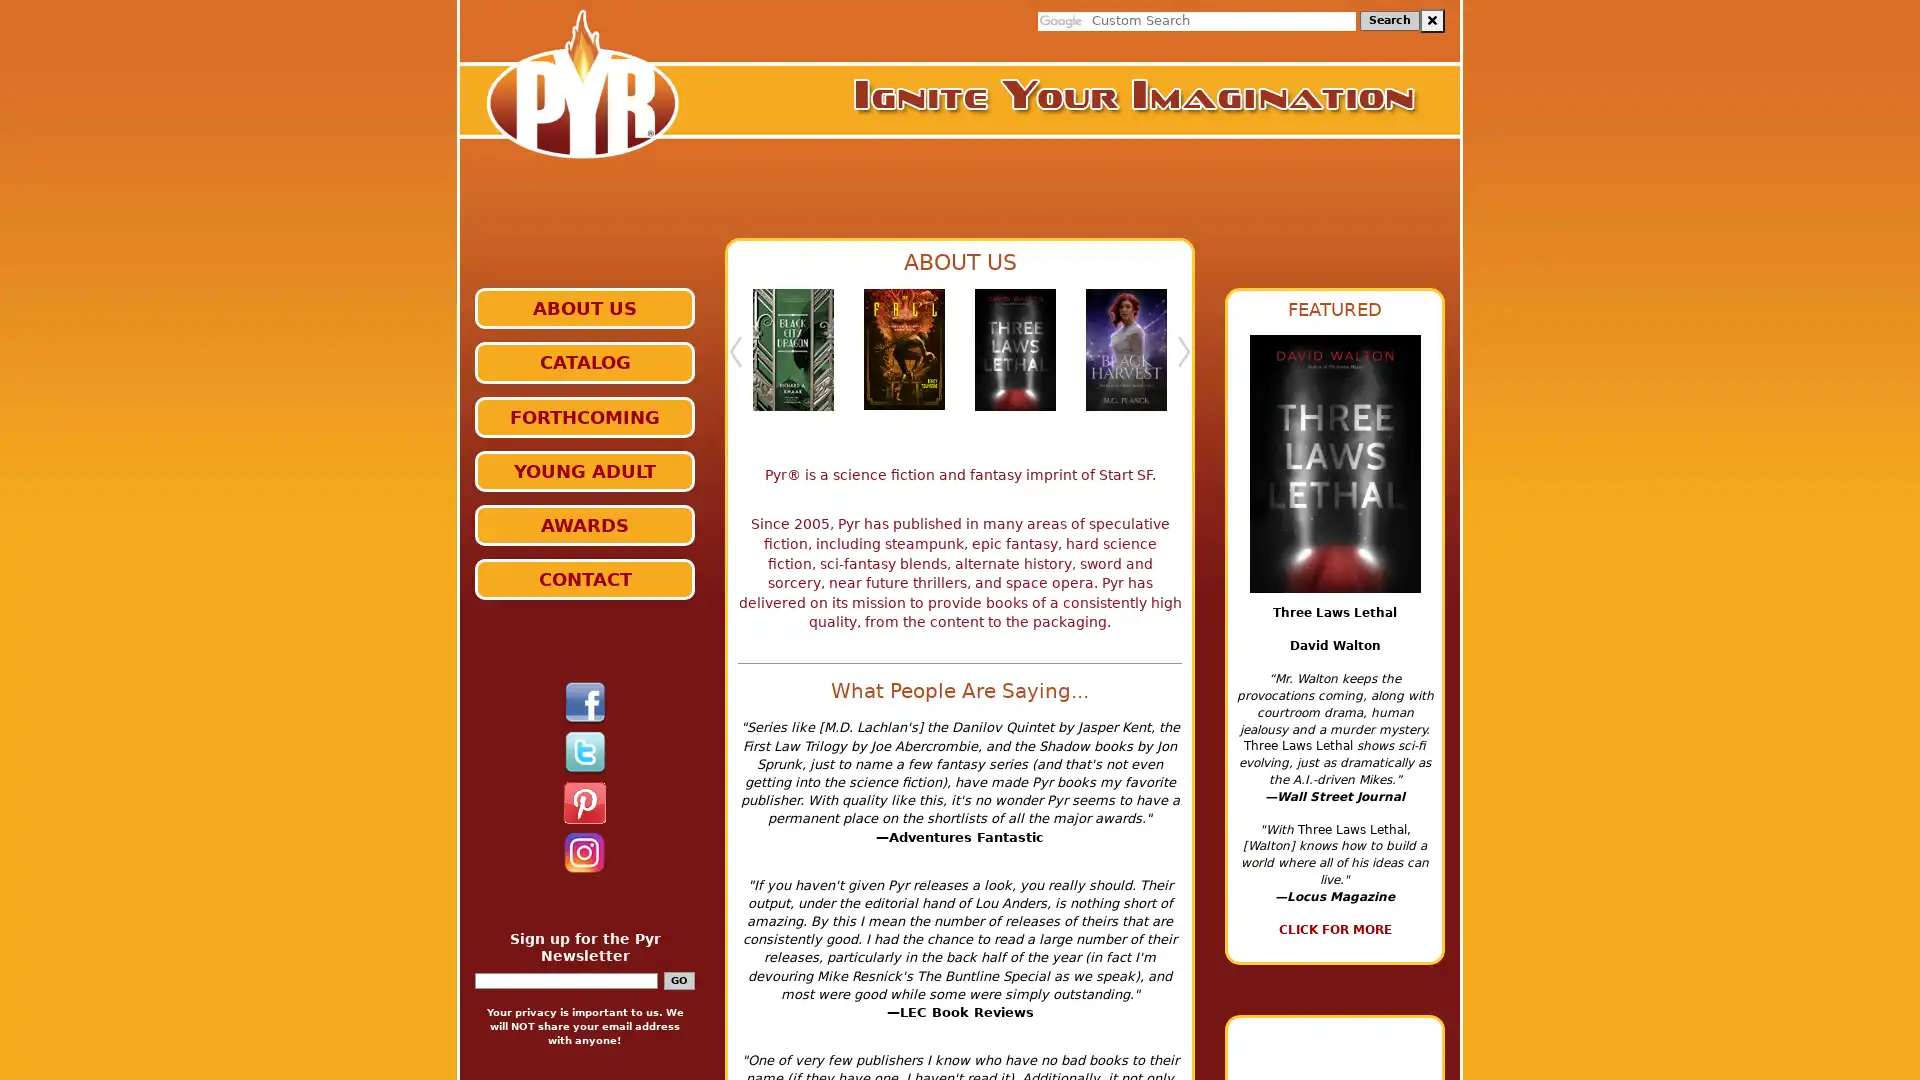 This screenshot has height=1080, width=1920. Describe the element at coordinates (678, 978) in the screenshot. I see `GO` at that location.